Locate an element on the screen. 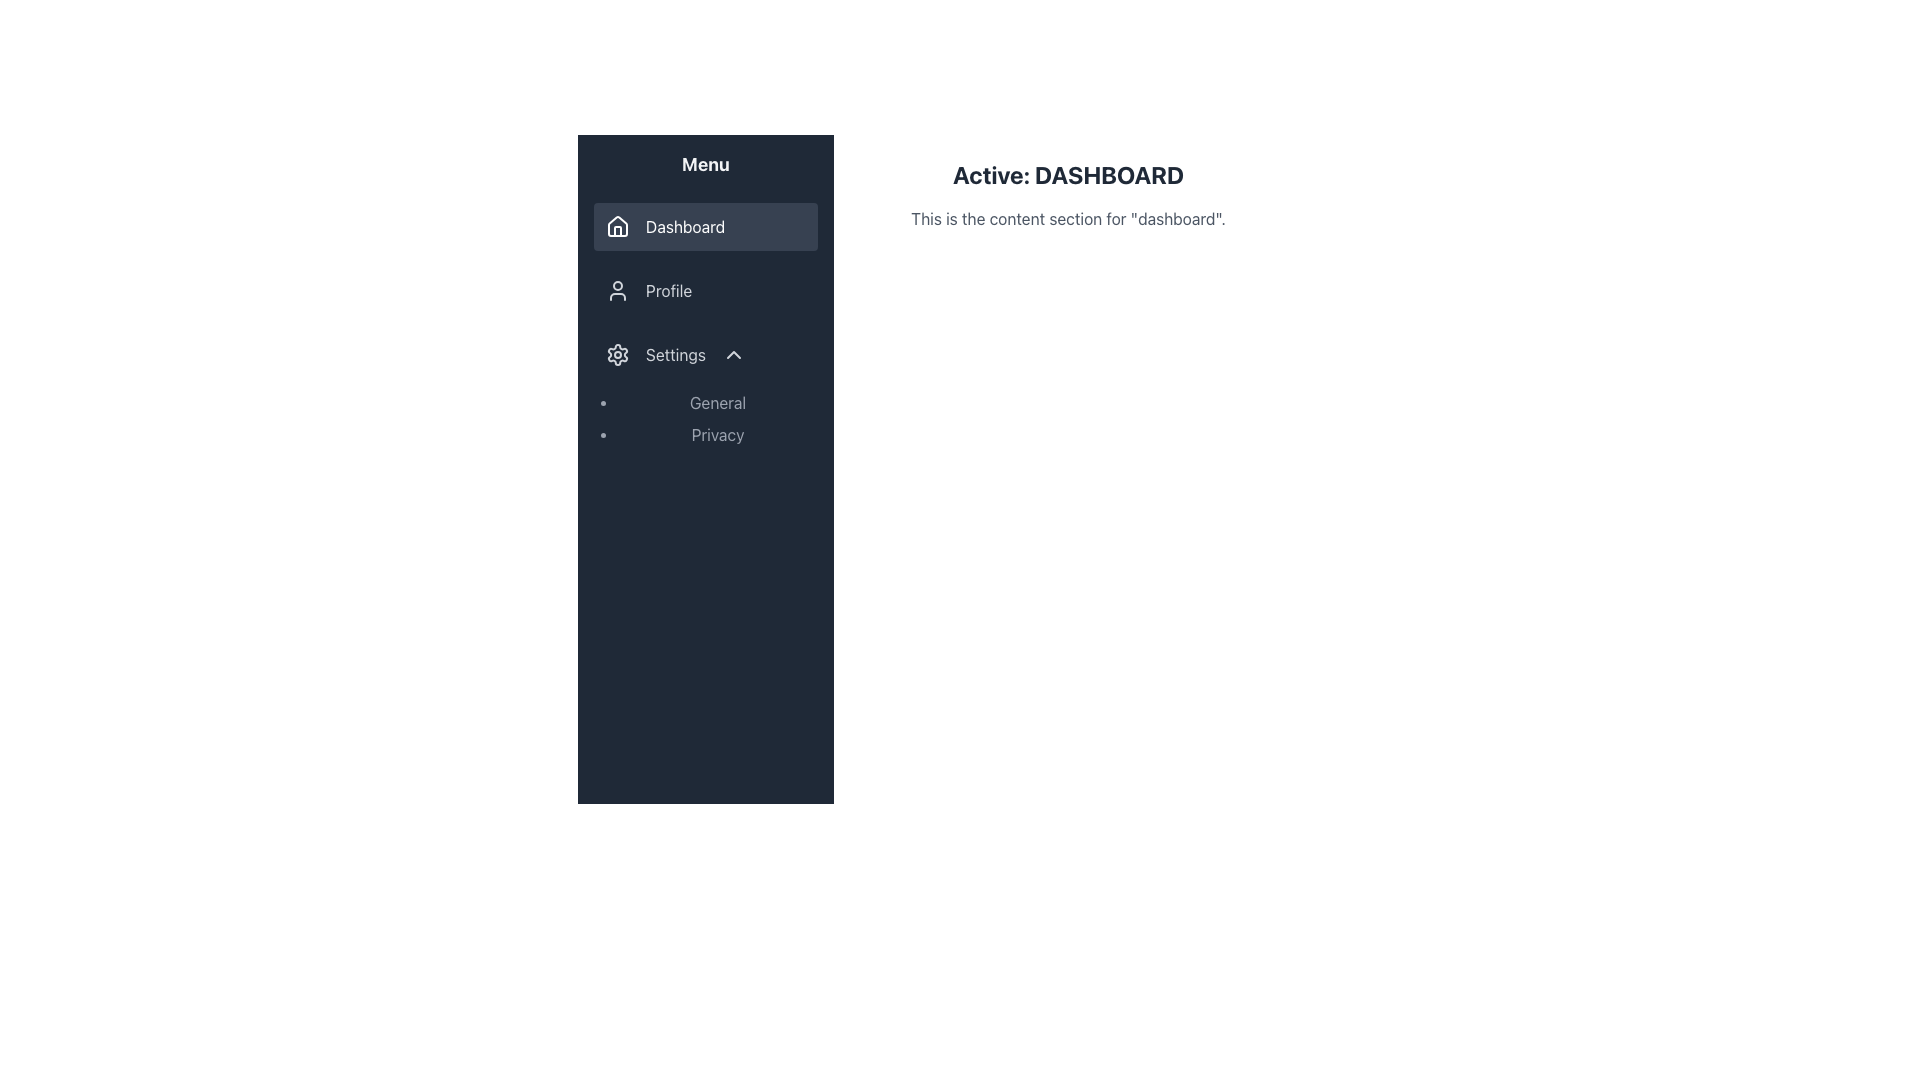 This screenshot has height=1080, width=1920. the 'General' section label in the left-side panel of the 'Settings' menu, which is the first item in the vertical list above the 'Privacy' option is located at coordinates (718, 402).